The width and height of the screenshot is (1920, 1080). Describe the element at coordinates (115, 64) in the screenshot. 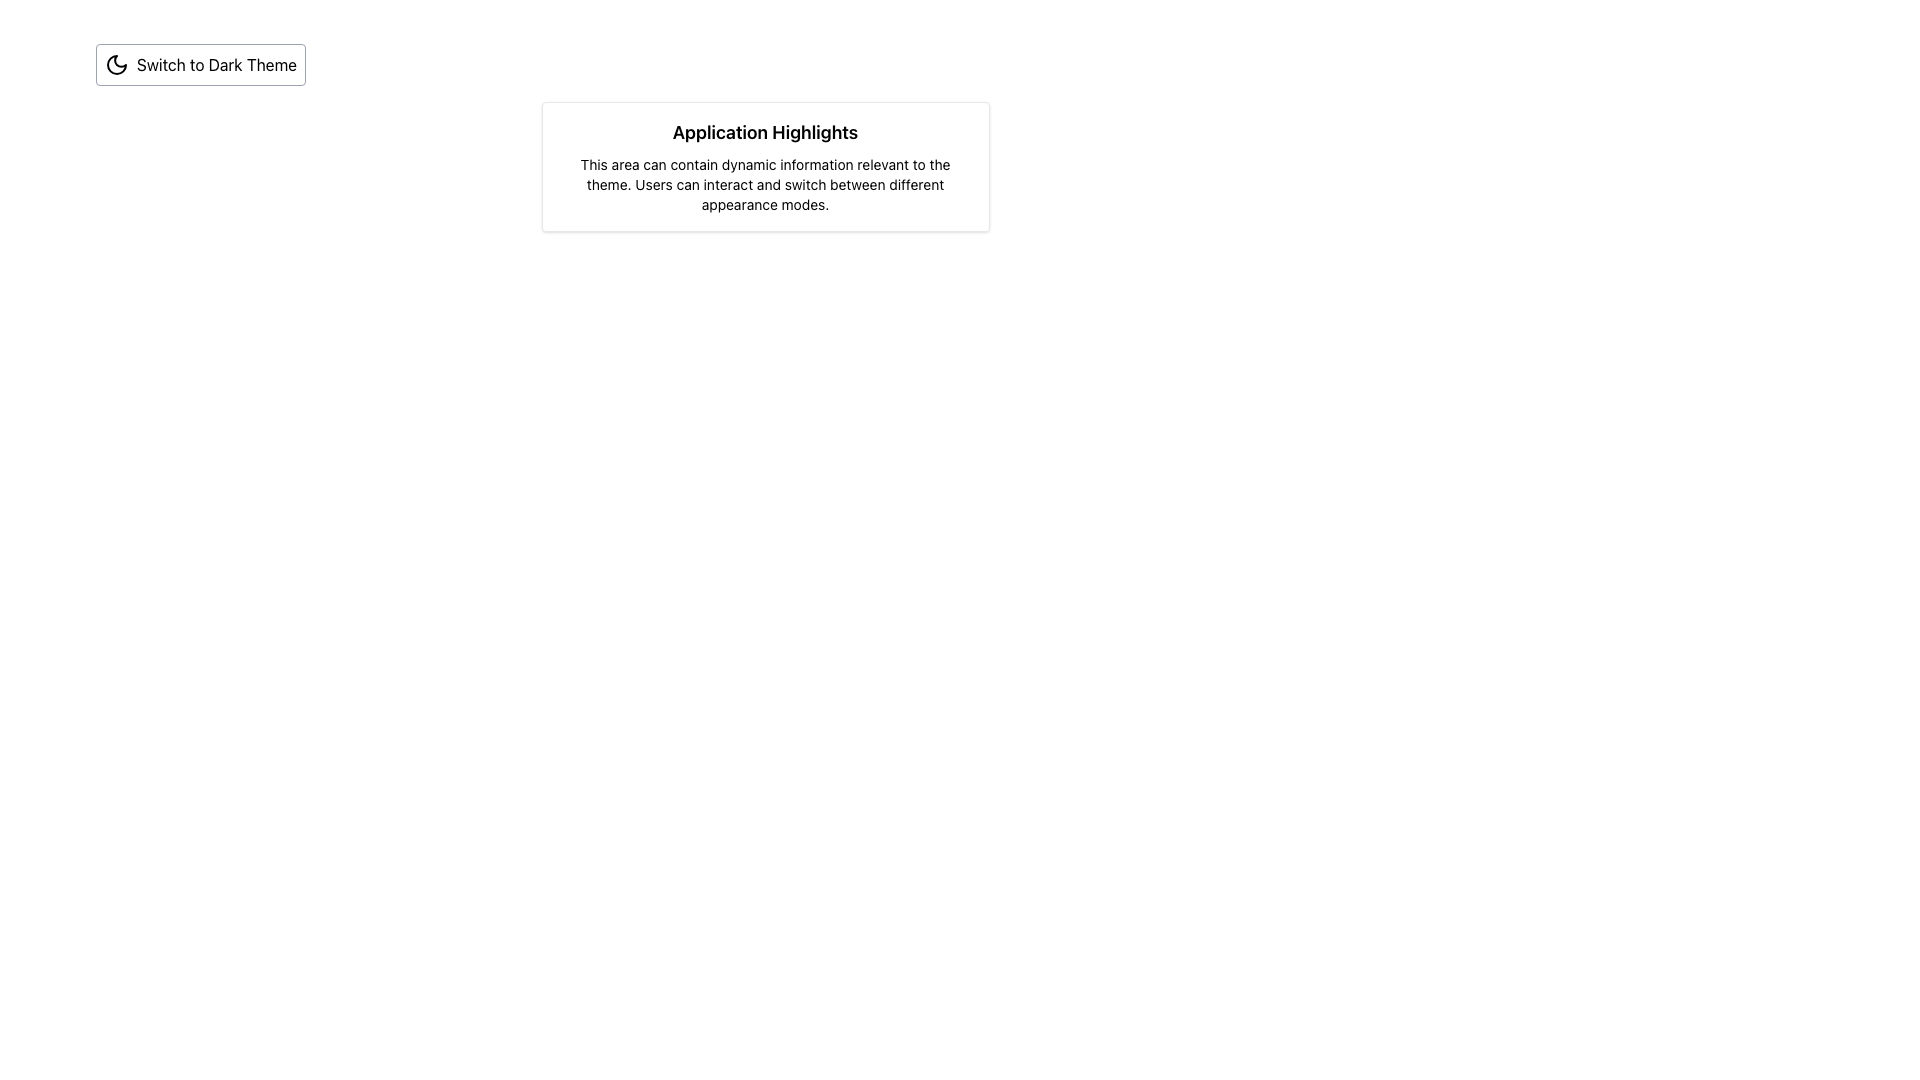

I see `the crescent moon icon located on the left of the 'Switch to Dark Theme' text in the upper-left corner of the interface` at that location.